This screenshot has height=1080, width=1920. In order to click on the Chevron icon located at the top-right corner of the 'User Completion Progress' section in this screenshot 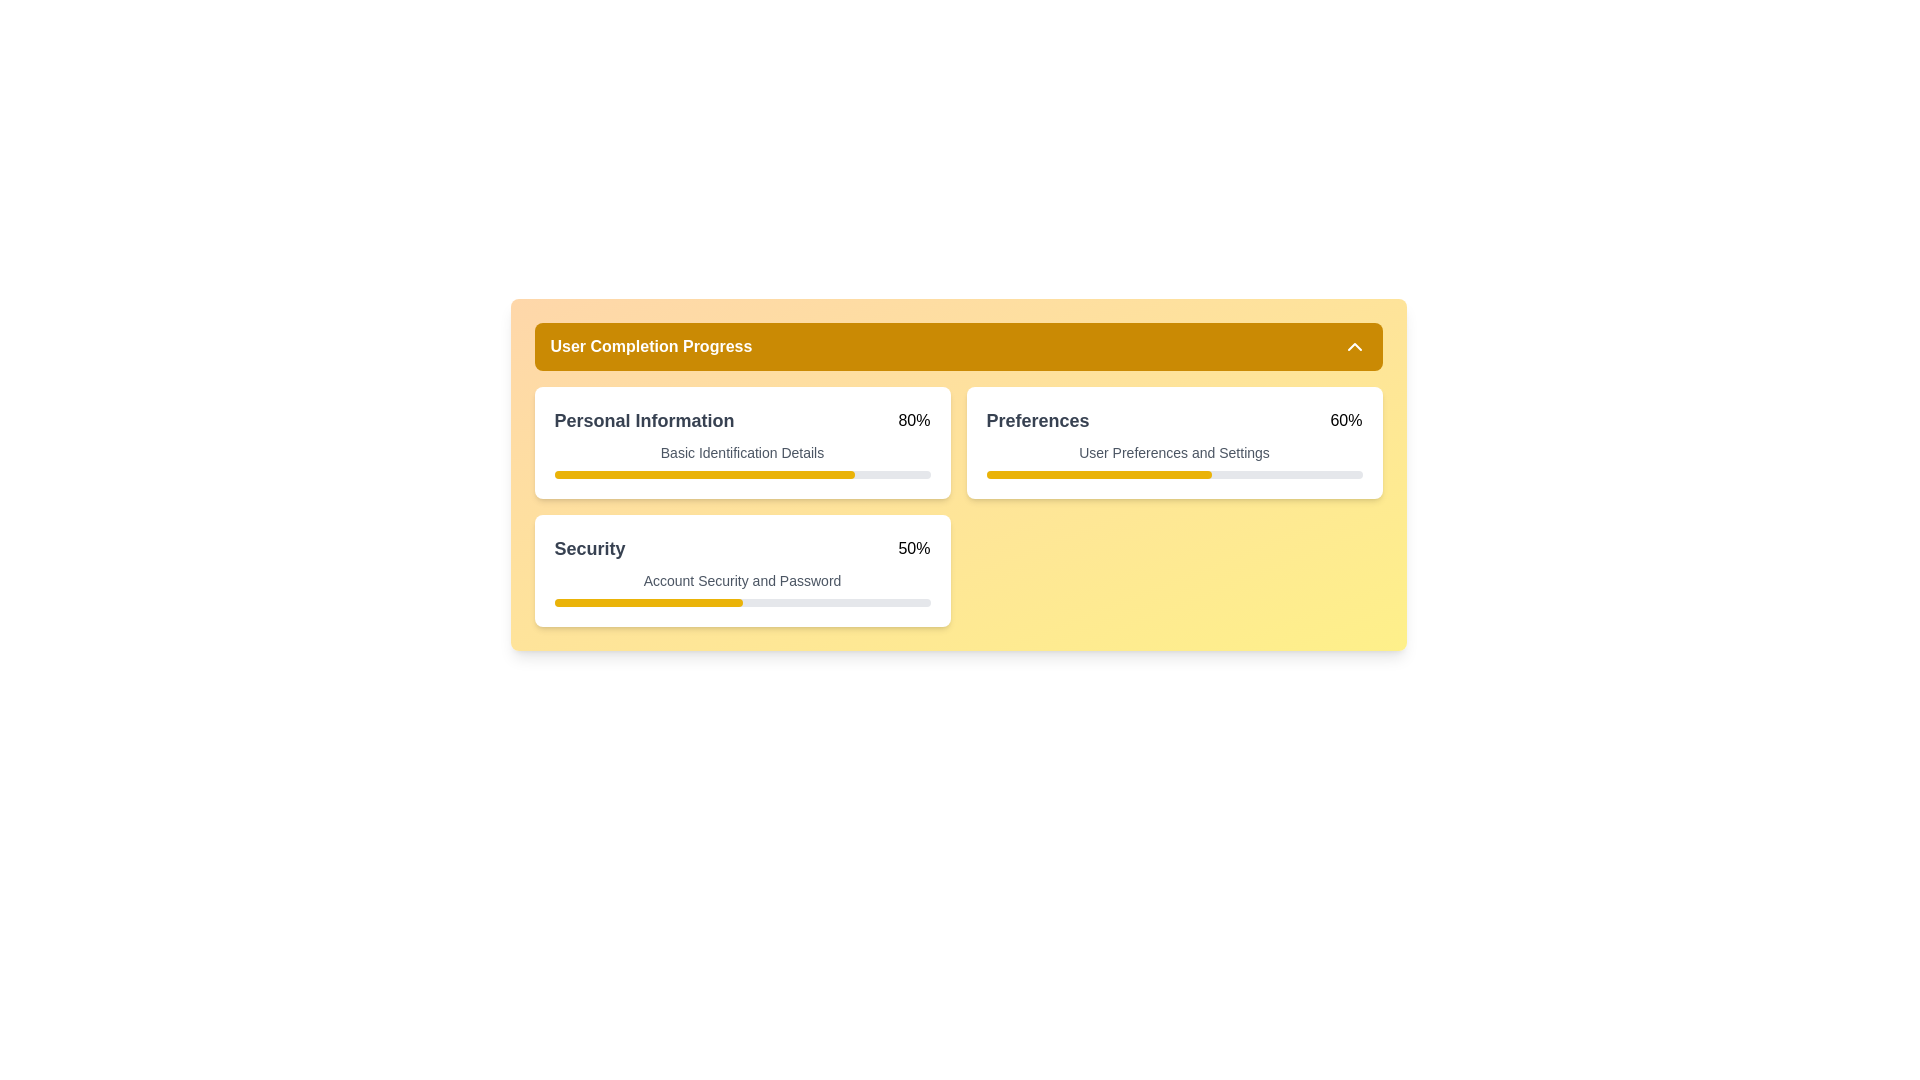, I will do `click(1354, 346)`.